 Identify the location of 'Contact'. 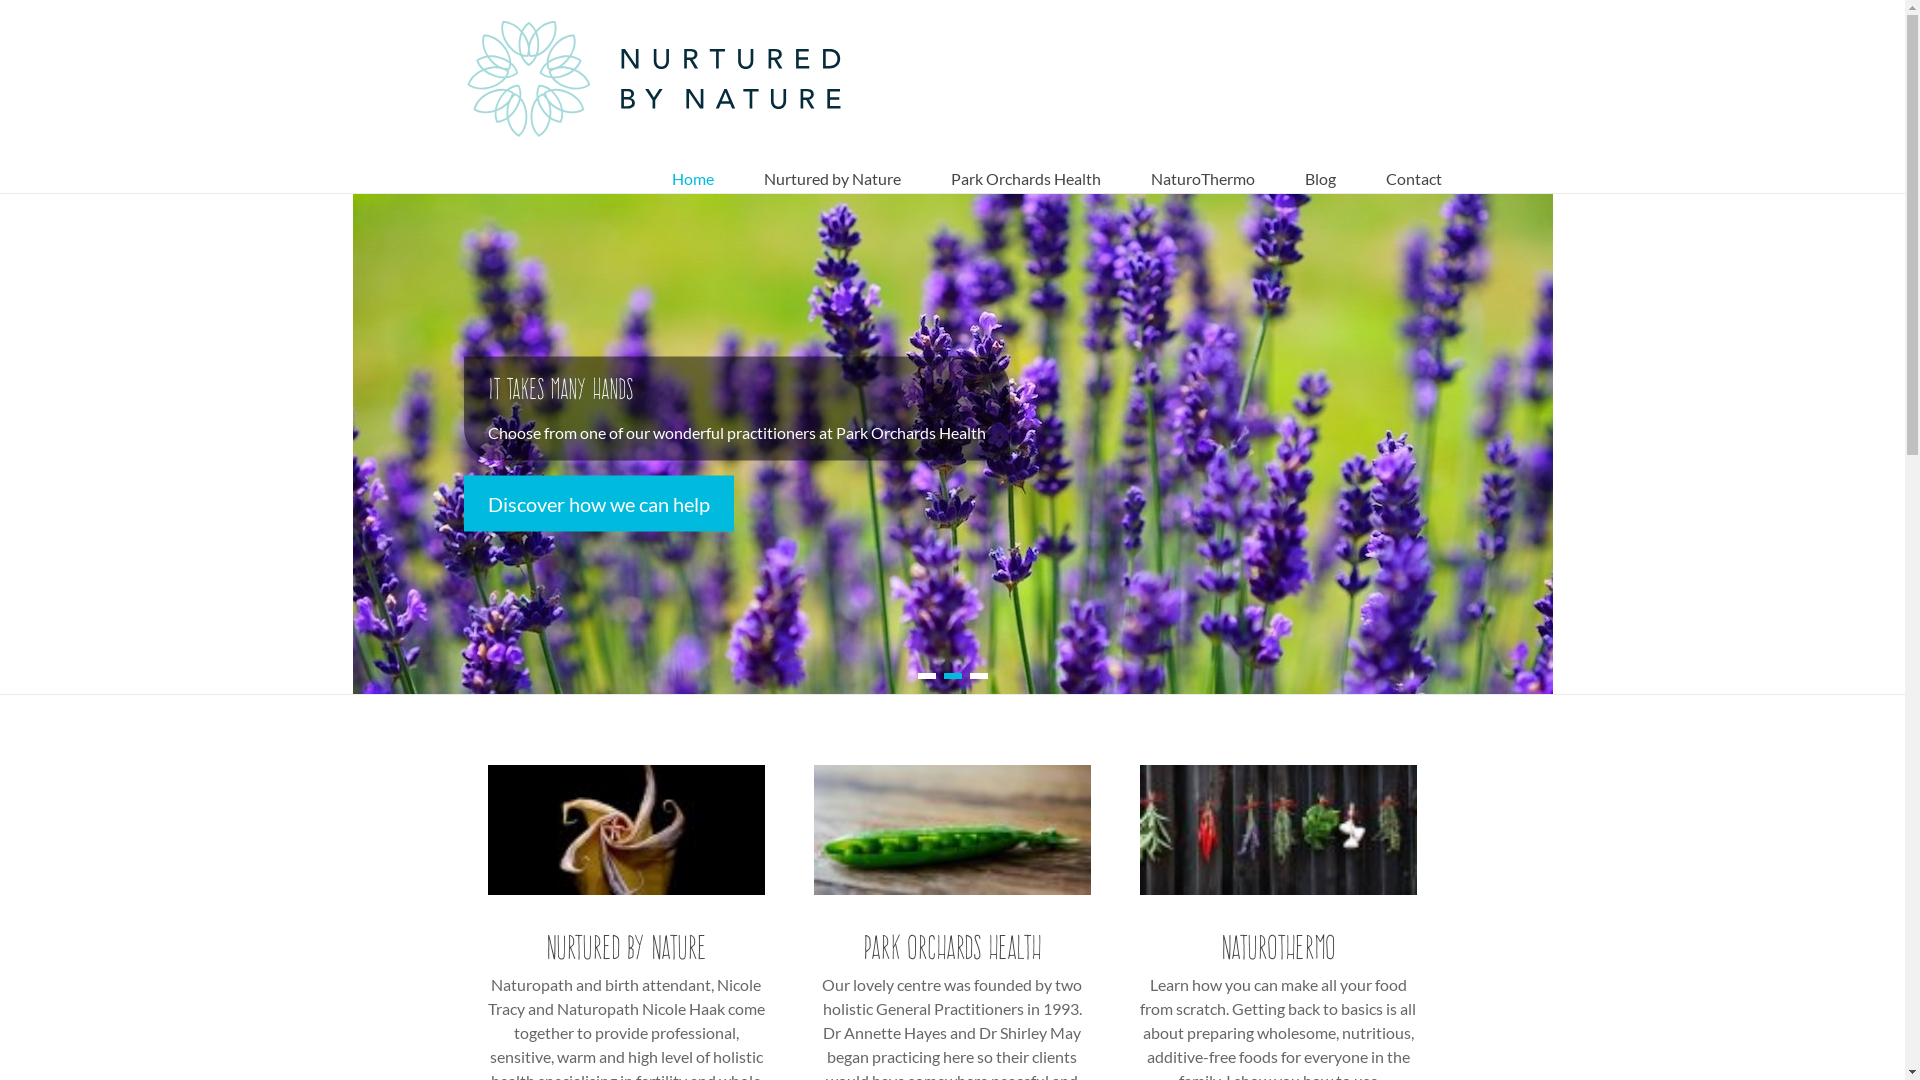
(1413, 161).